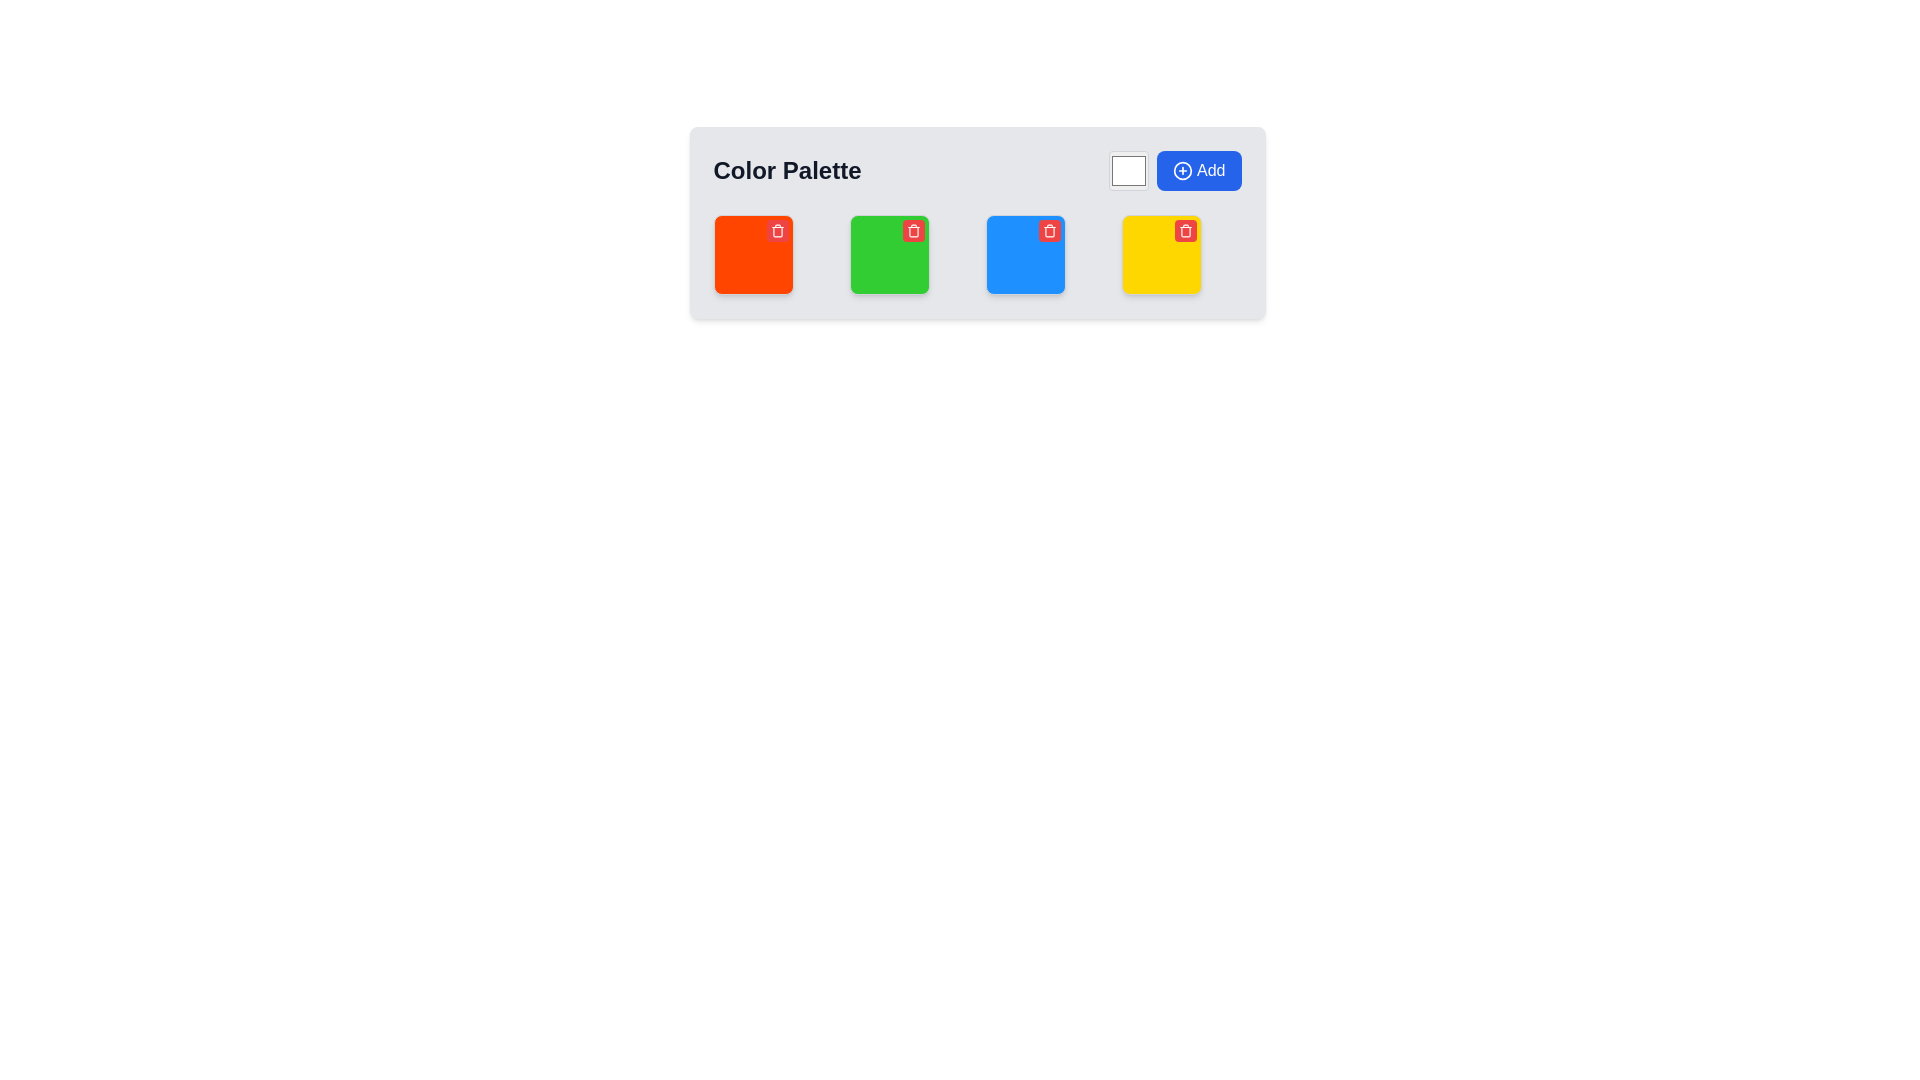 The image size is (1920, 1080). What do you see at coordinates (776, 230) in the screenshot?
I see `the delete button with a trash bin icon, located at the top-right corner of the orange square tile` at bounding box center [776, 230].